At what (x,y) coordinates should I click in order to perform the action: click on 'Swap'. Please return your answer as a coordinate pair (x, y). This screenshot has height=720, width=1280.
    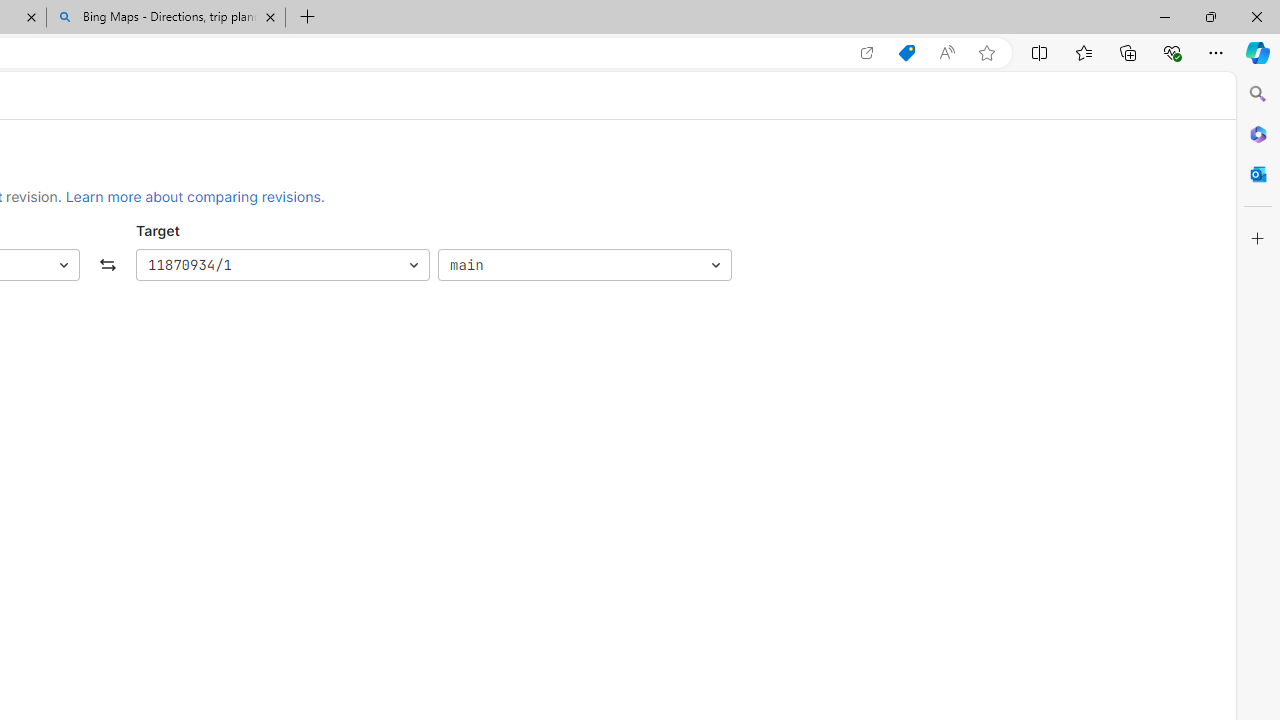
    Looking at the image, I should click on (107, 264).